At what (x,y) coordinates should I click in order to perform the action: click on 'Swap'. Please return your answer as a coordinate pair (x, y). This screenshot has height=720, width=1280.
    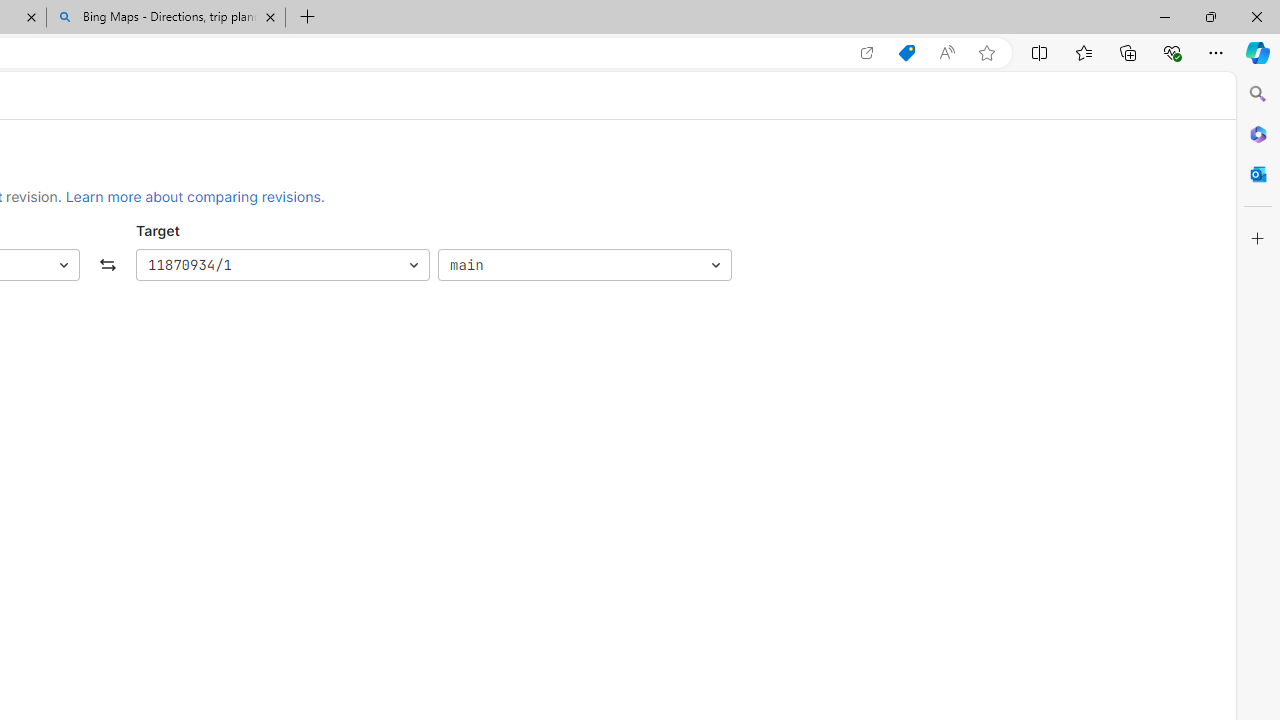
    Looking at the image, I should click on (107, 264).